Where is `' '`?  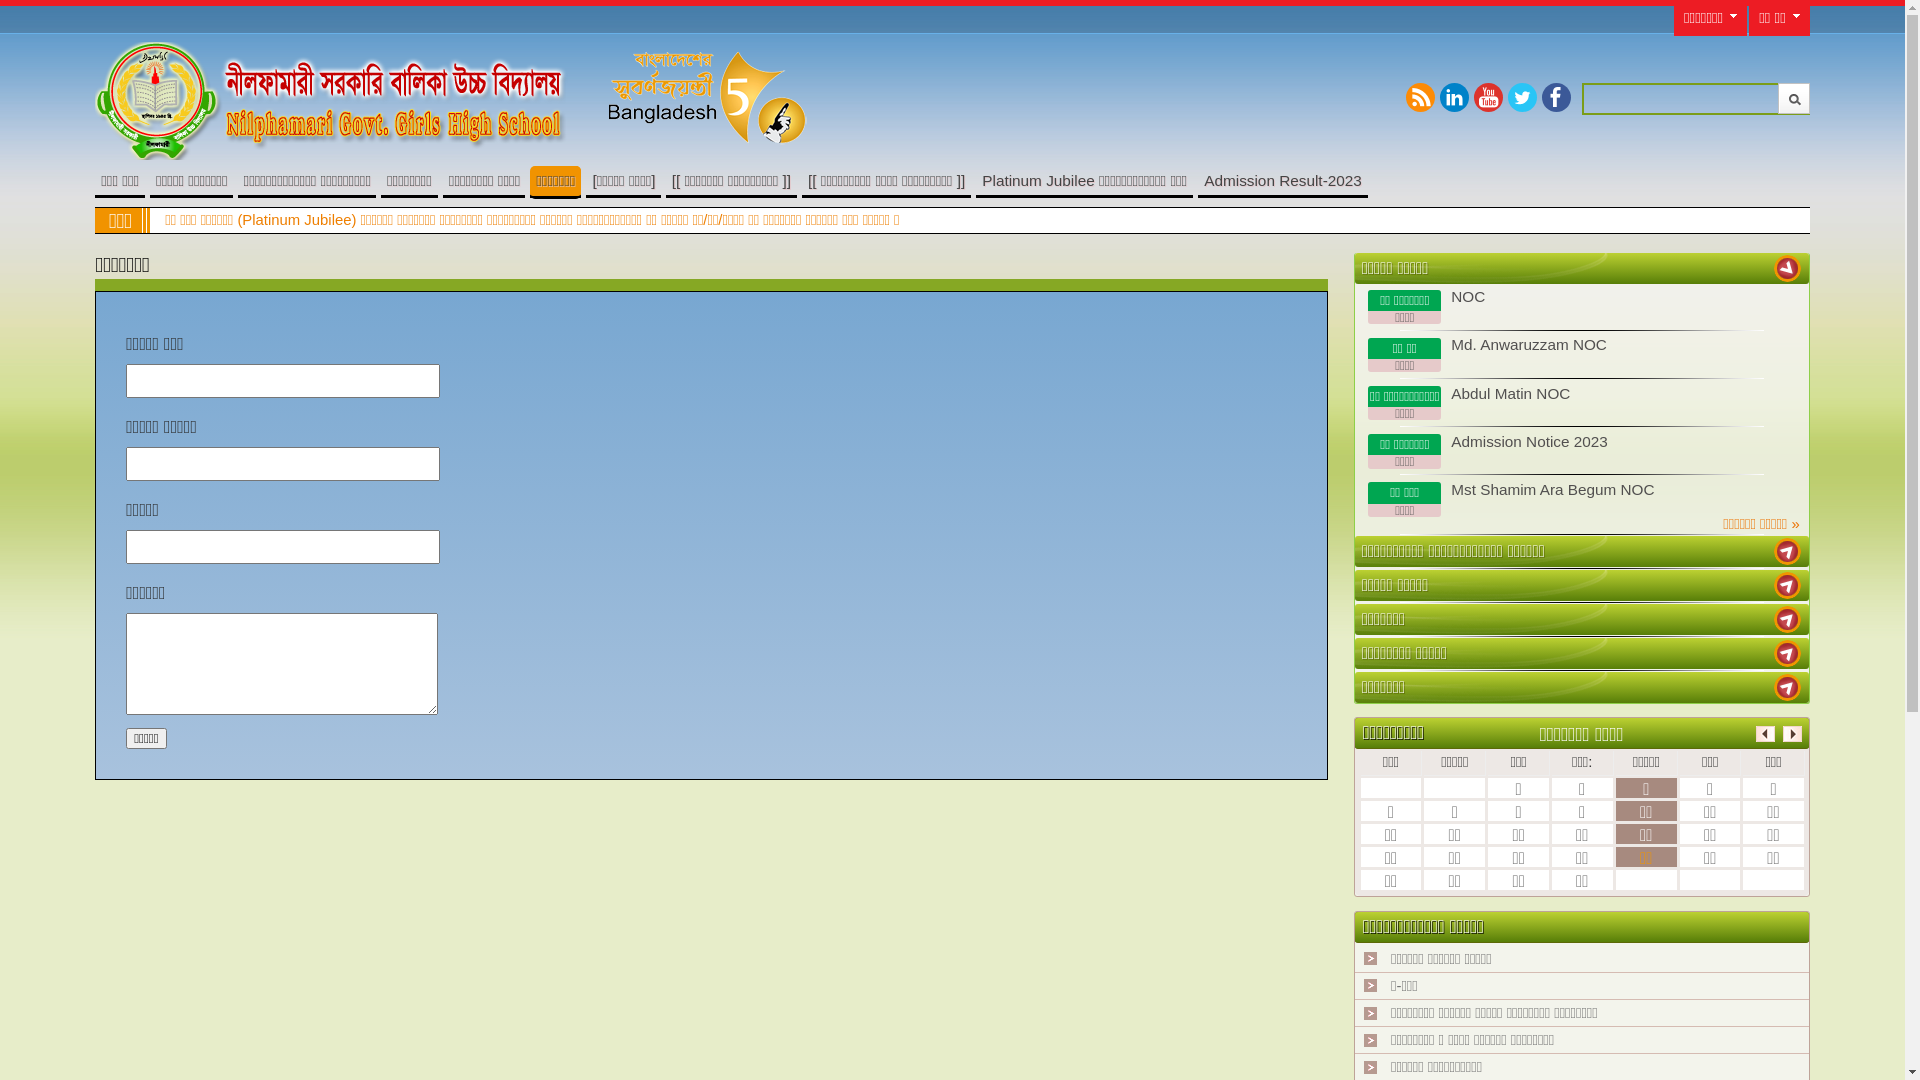 ' ' is located at coordinates (1774, 585).